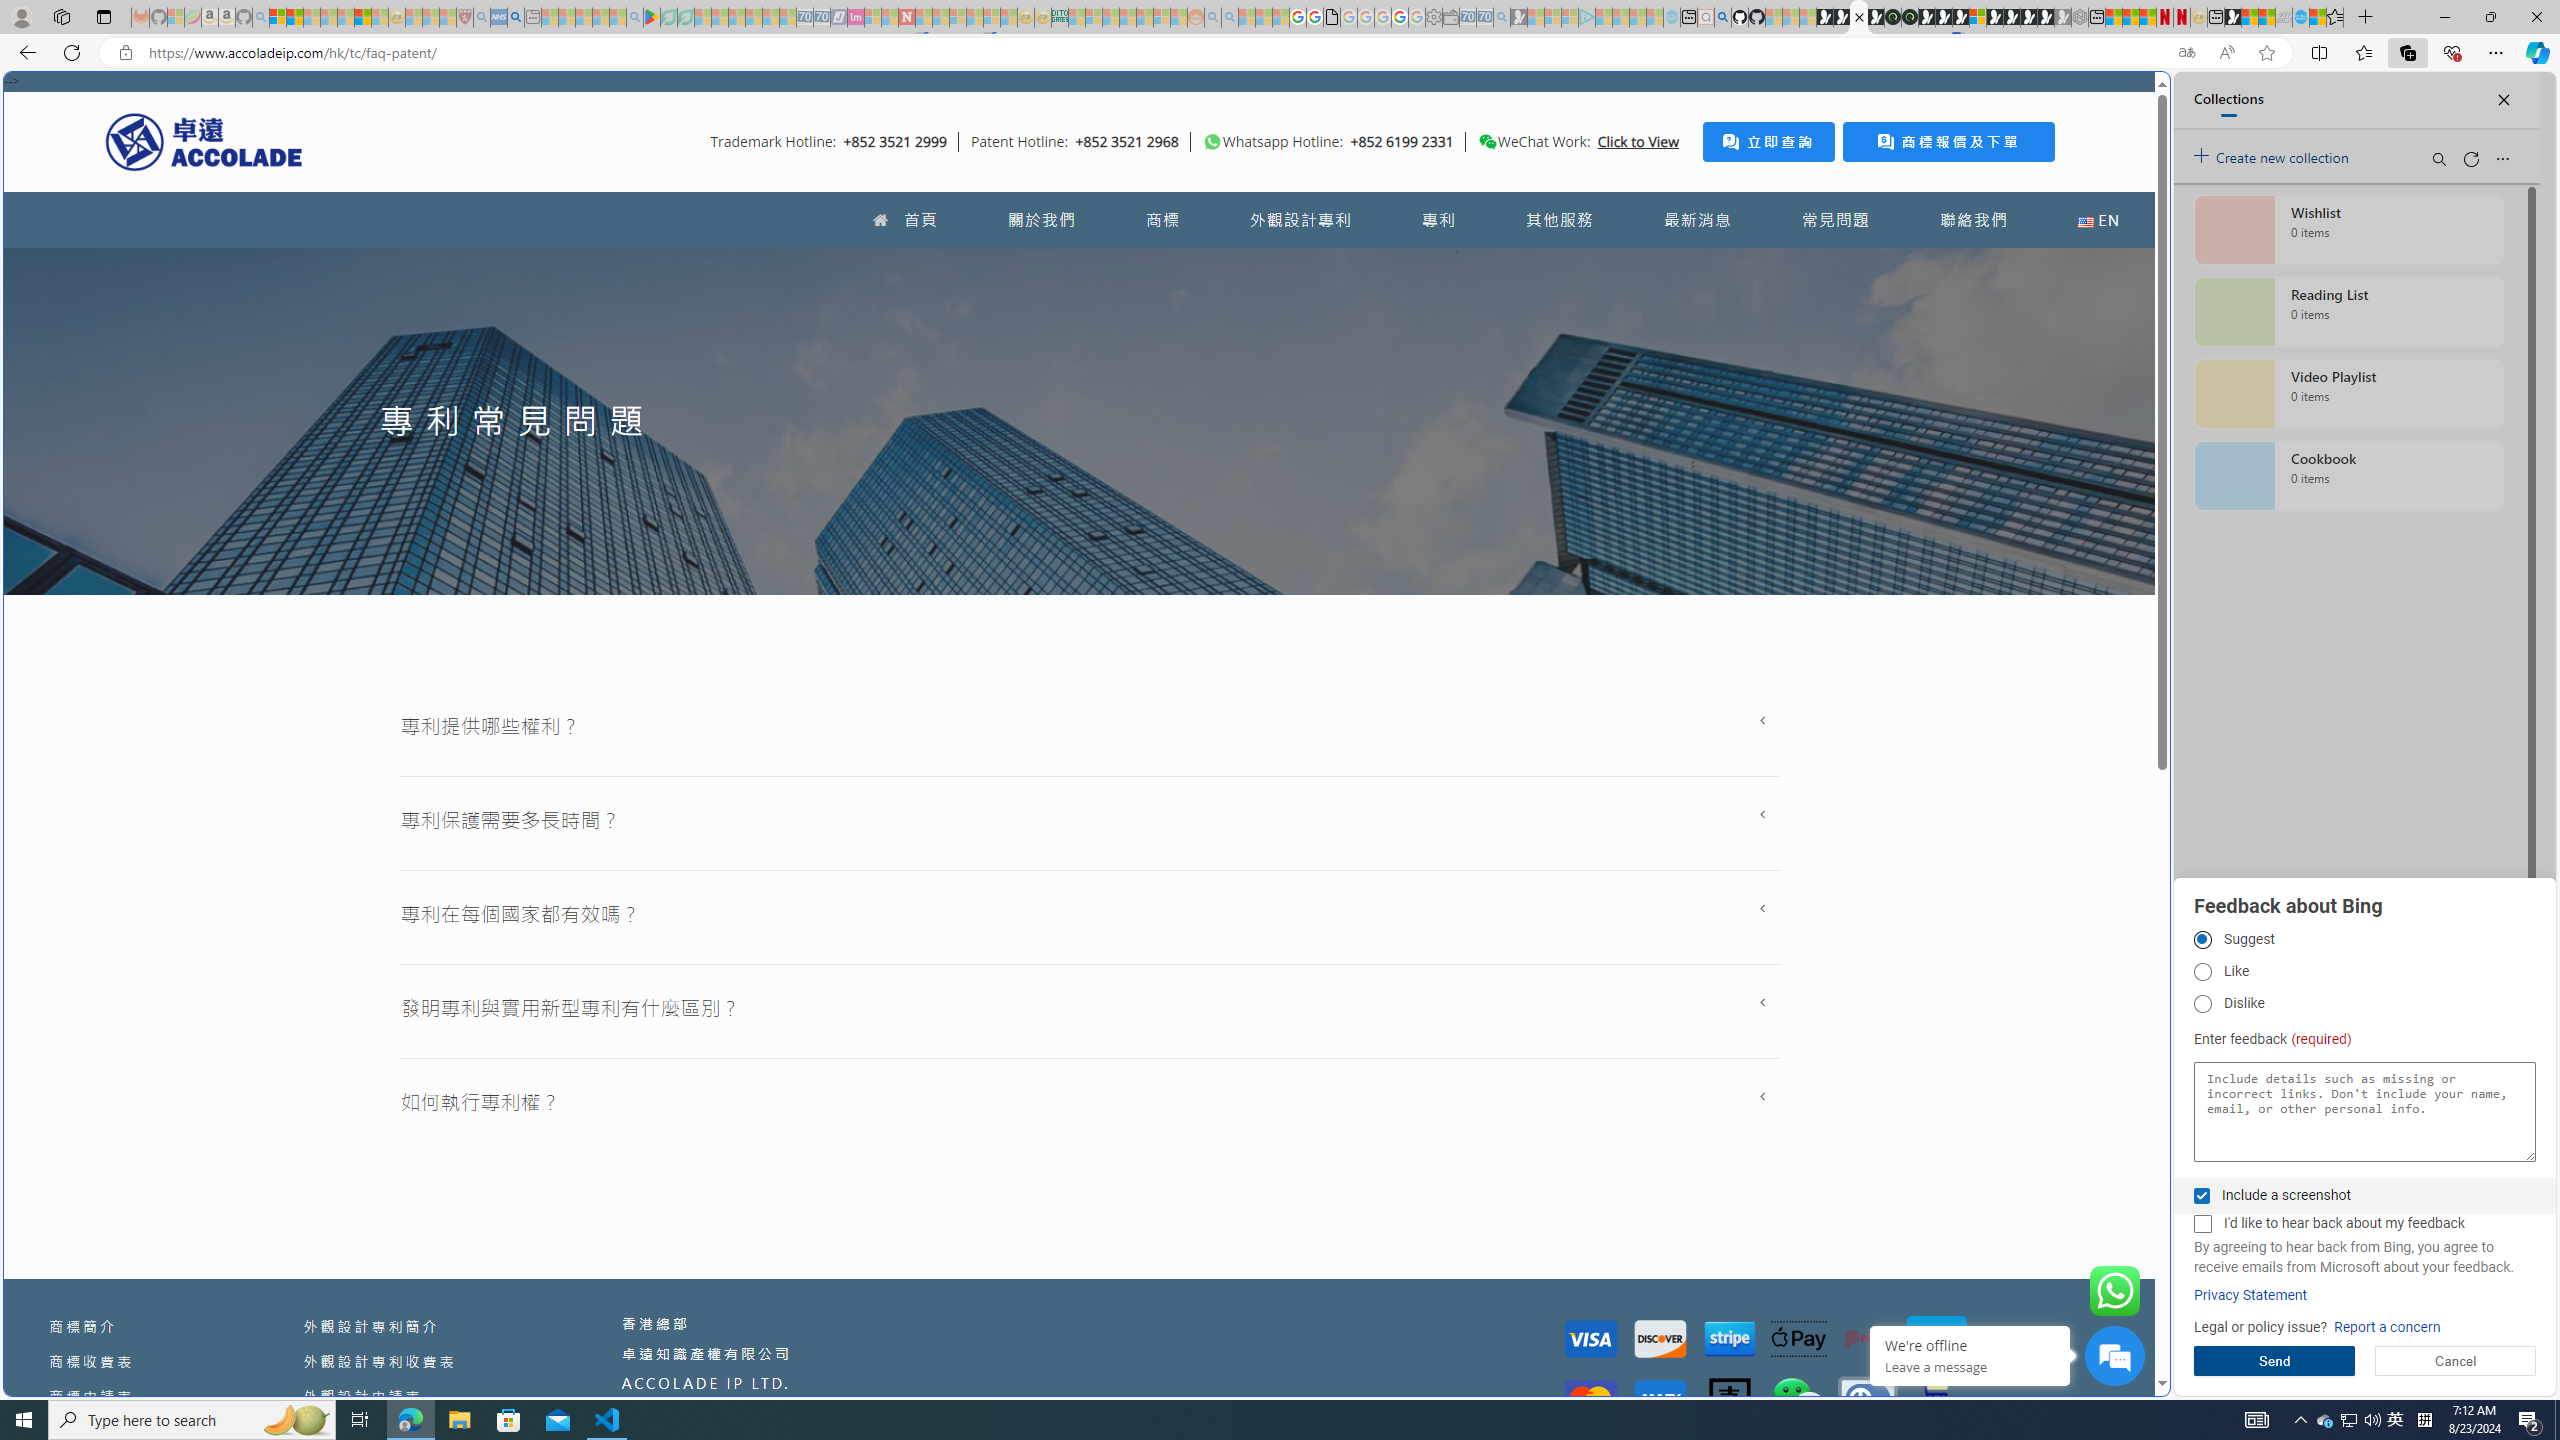 The height and width of the screenshot is (1440, 2560). Describe the element at coordinates (2250, 16) in the screenshot. I see `'World - MSN'` at that location.